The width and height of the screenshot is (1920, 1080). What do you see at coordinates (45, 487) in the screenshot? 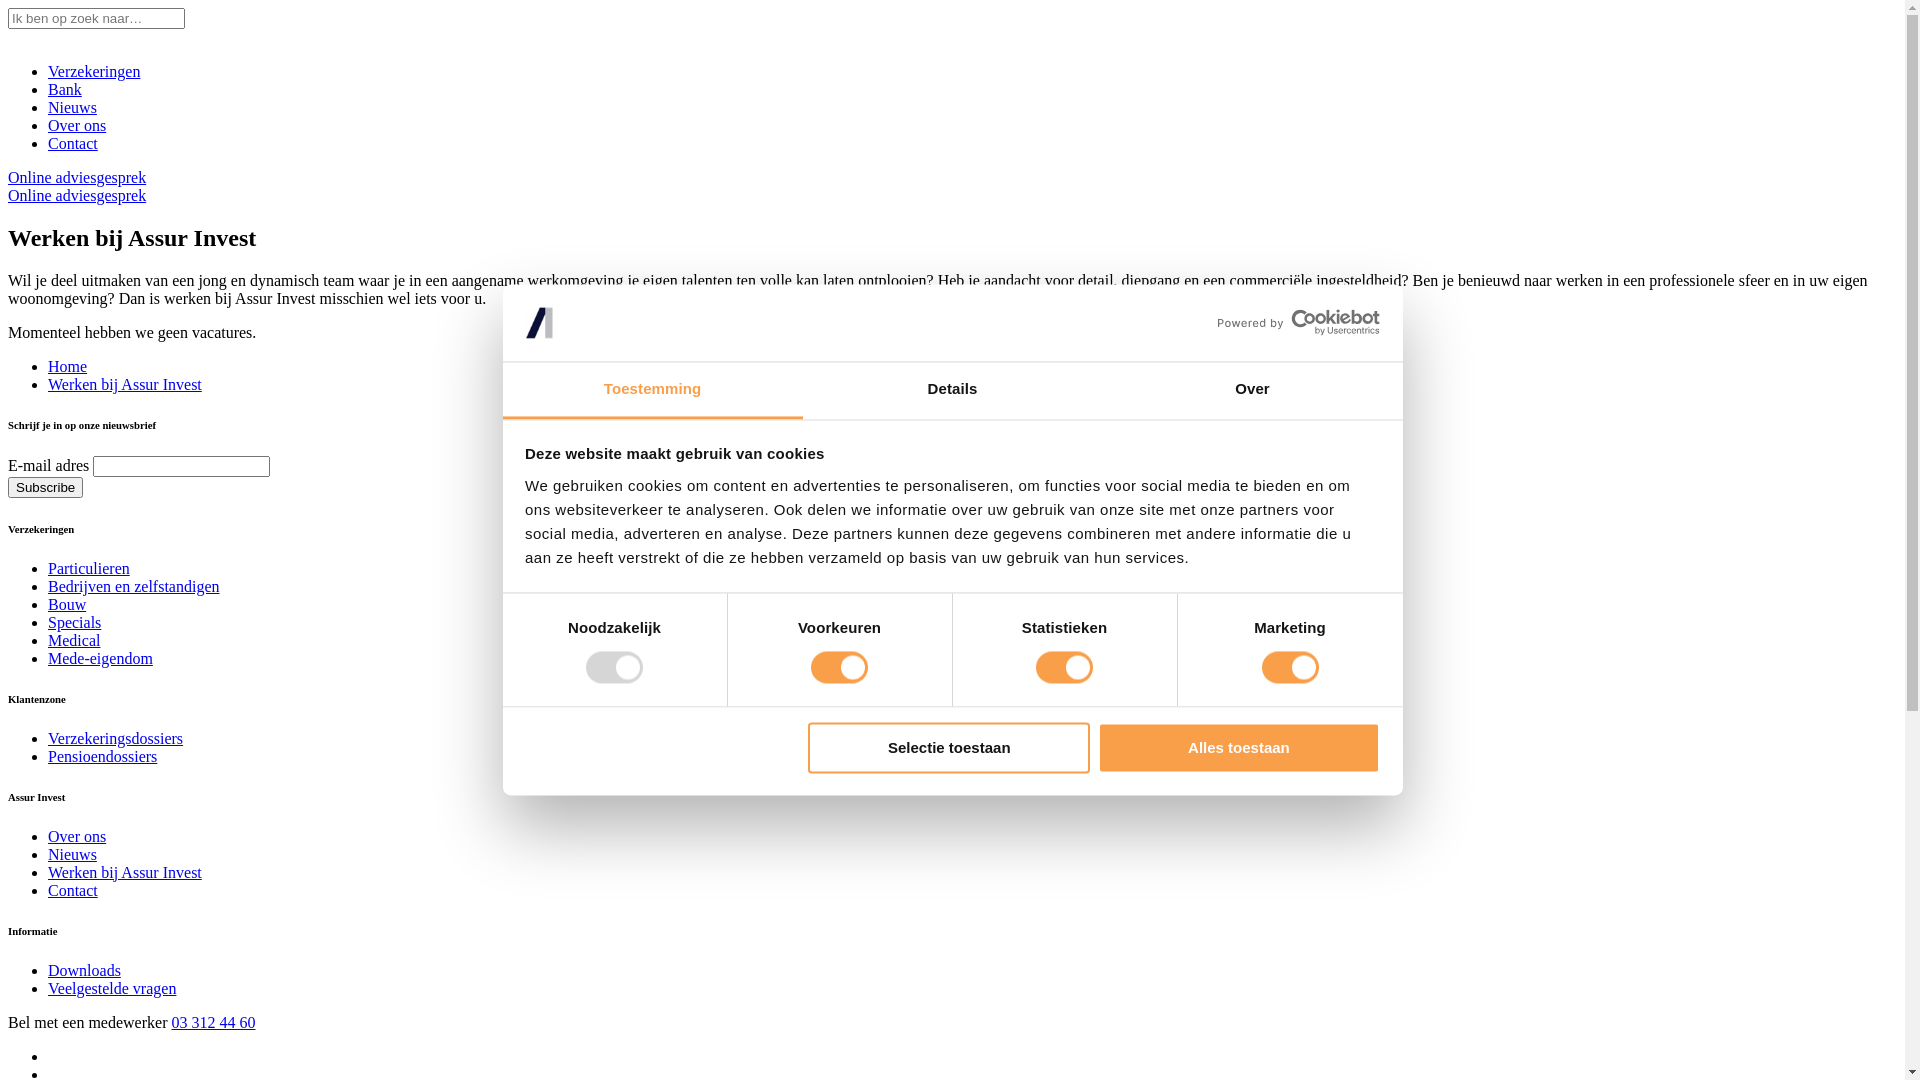
I see `'Subscribe'` at bounding box center [45, 487].